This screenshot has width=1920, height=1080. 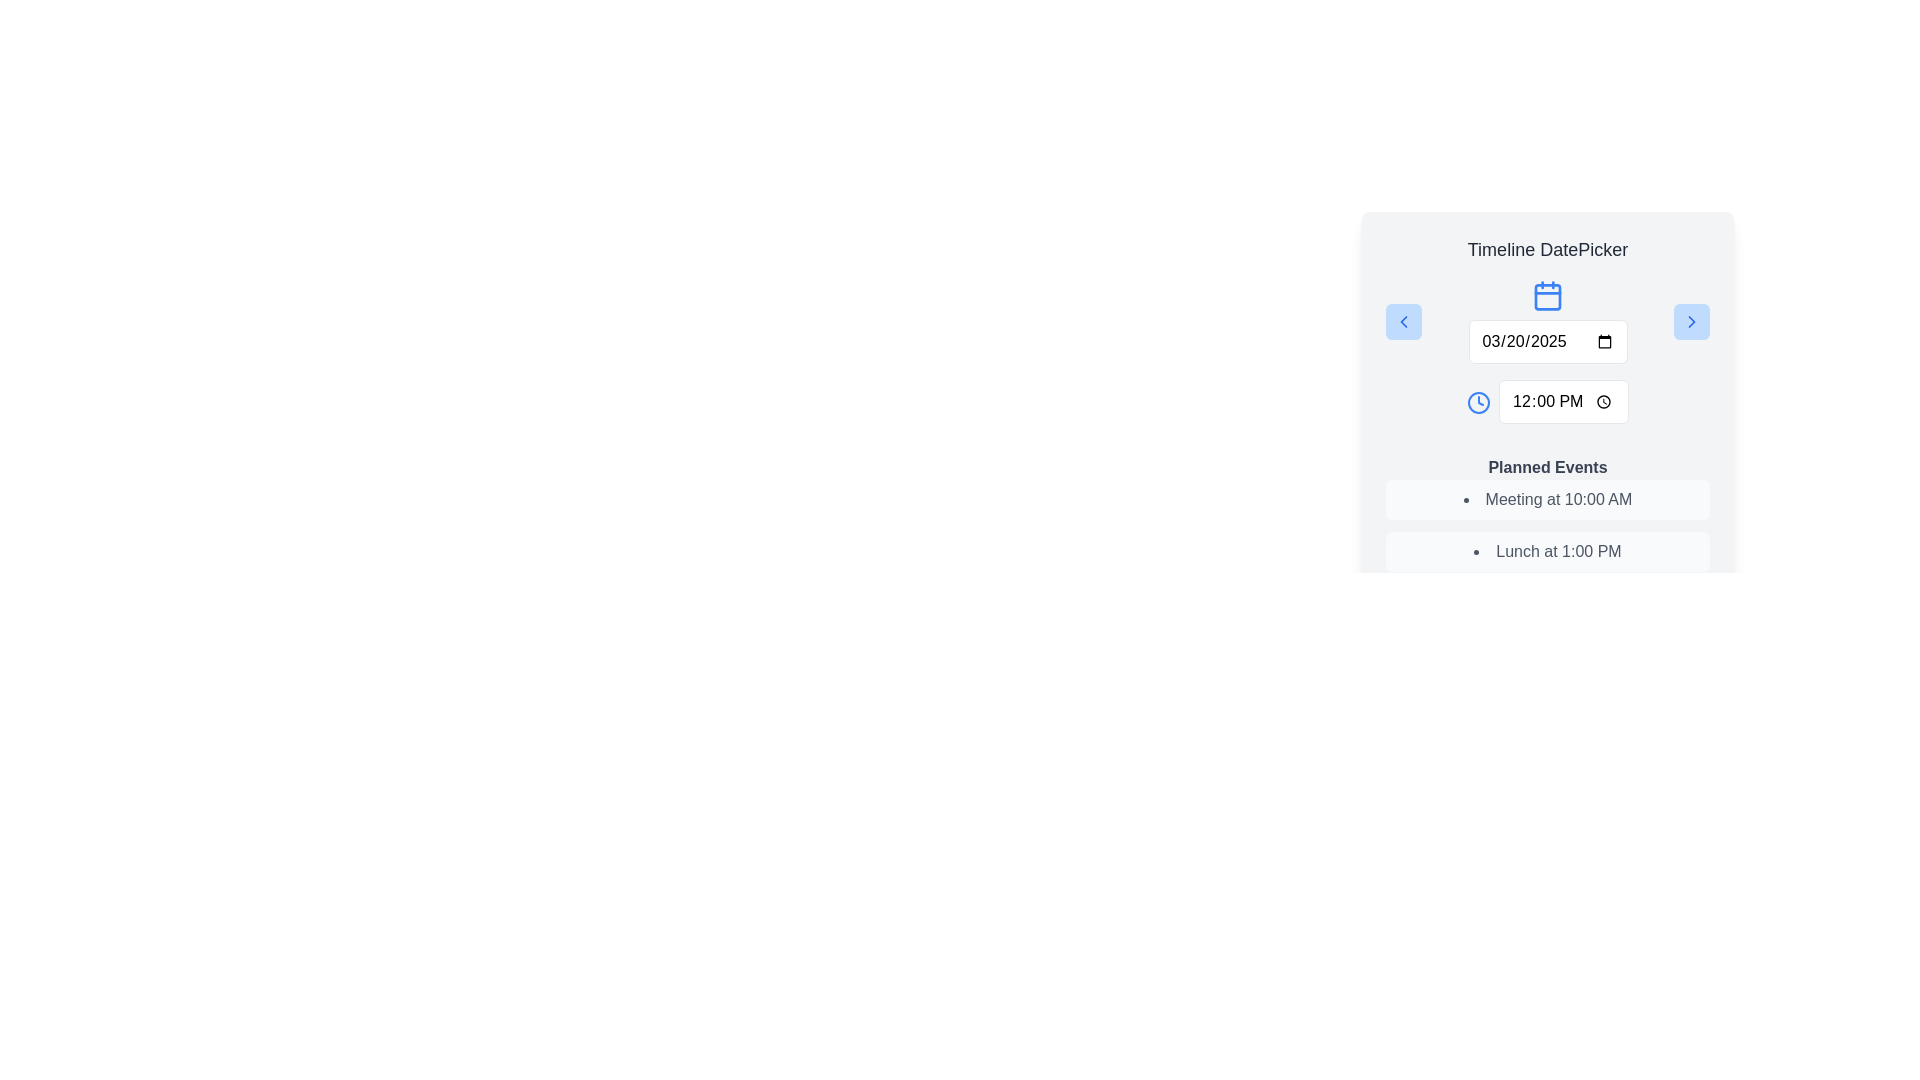 What do you see at coordinates (1547, 297) in the screenshot?
I see `the decorative rounded rectangle element inside the SVG calendar icon, which has a blue outline and is located in the center above the date selection textbox` at bounding box center [1547, 297].